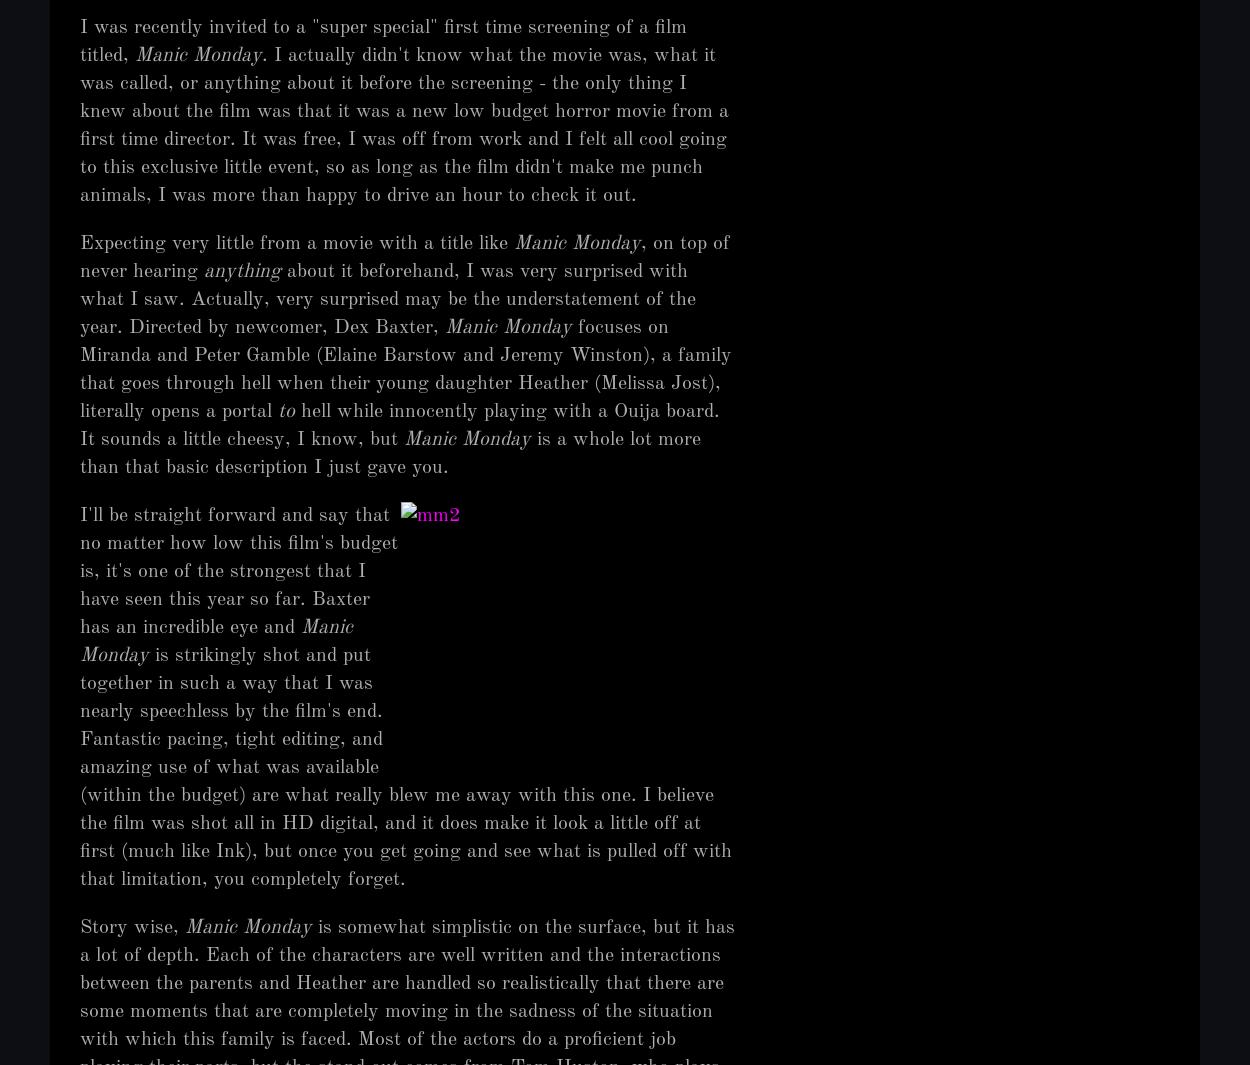 The image size is (1250, 1065). Describe the element at coordinates (79, 572) in the screenshot. I see `'I'll be straight forward and say that no matter how low this film's budget is, it's one of the strongest that I have seen this year so far. Baxter has an incredible eye and'` at that location.